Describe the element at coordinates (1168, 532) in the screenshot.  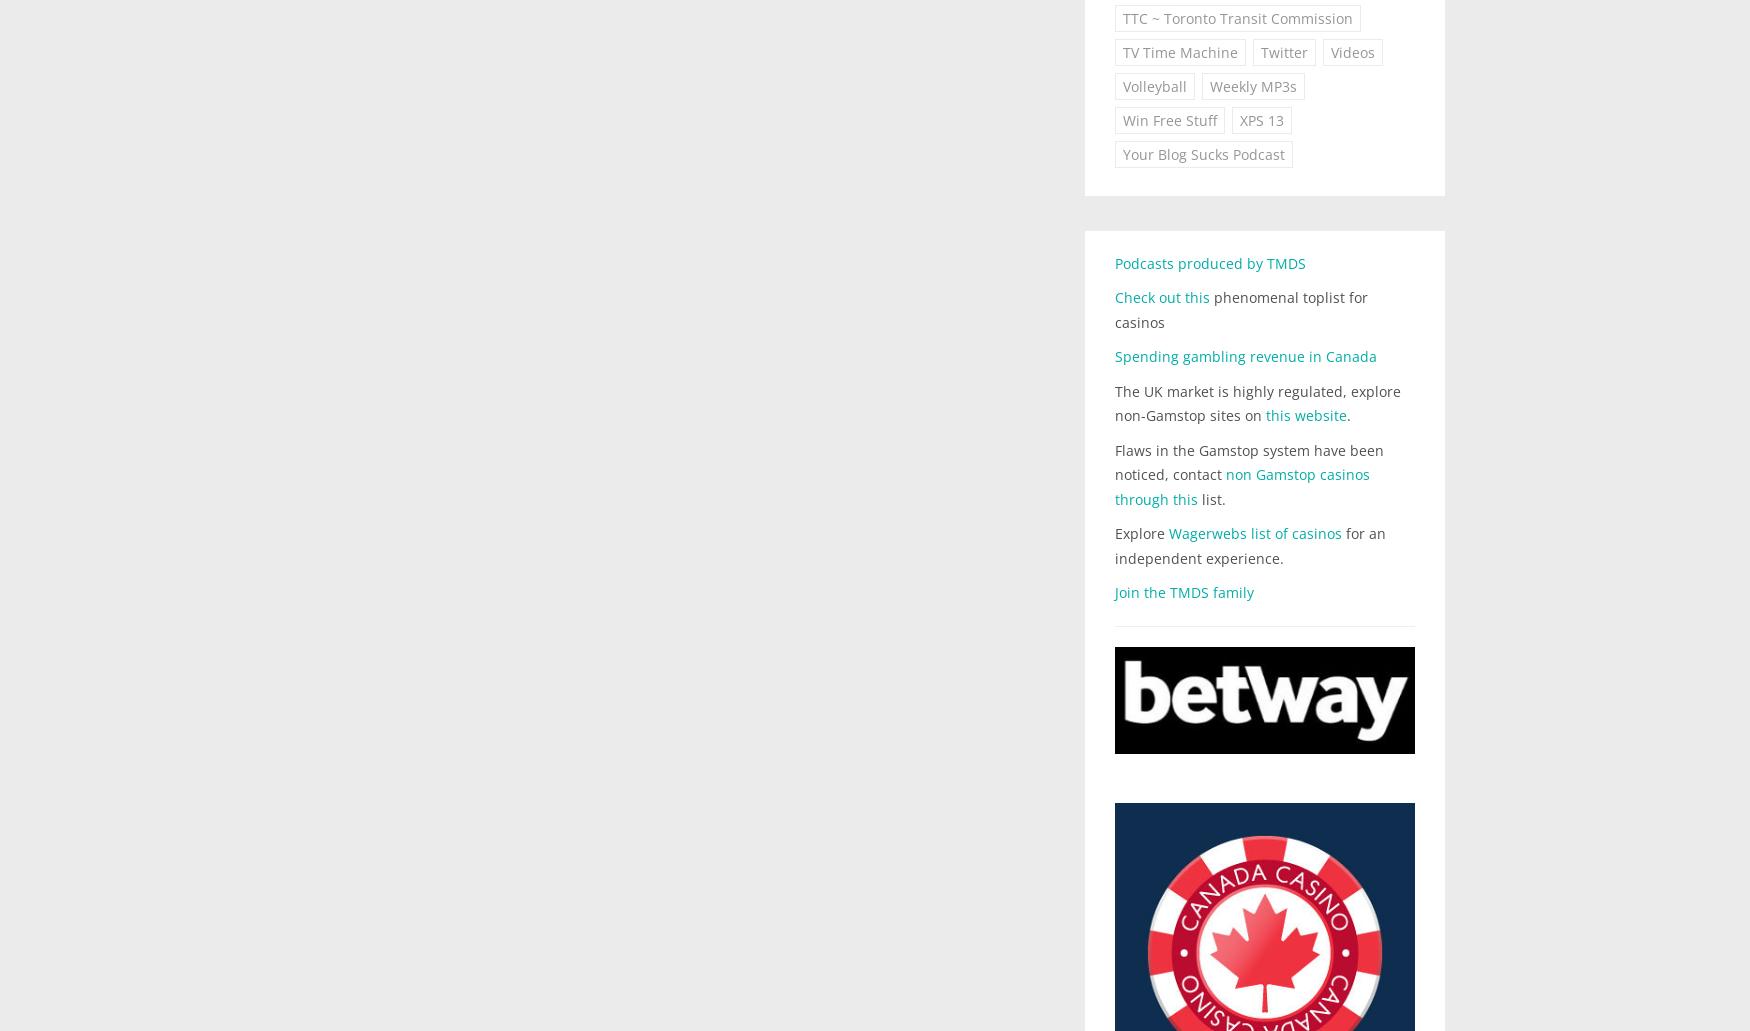
I see `'Wagerwebs list of casinos'` at that location.